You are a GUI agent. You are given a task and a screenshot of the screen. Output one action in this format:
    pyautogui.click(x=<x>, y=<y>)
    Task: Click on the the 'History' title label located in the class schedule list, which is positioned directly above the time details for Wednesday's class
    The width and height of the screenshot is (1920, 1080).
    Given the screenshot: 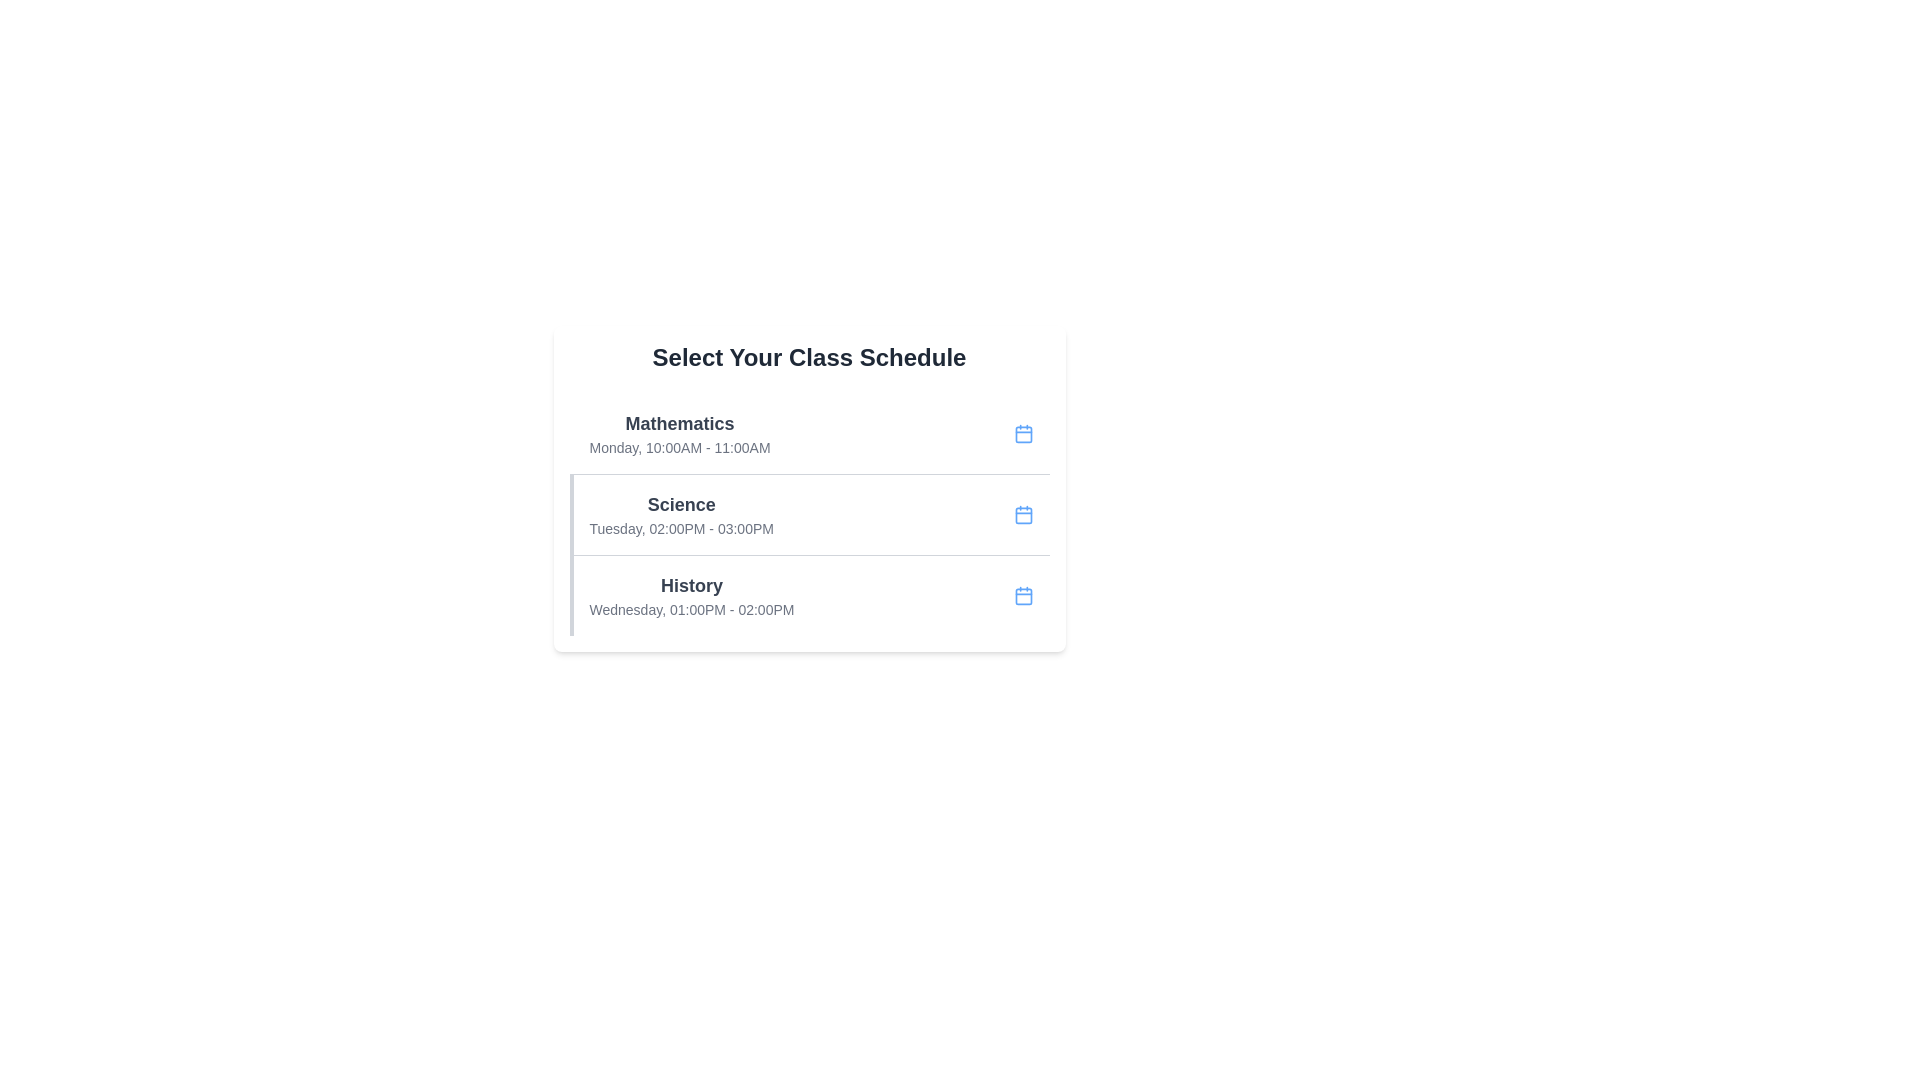 What is the action you would take?
    pyautogui.click(x=691, y=585)
    